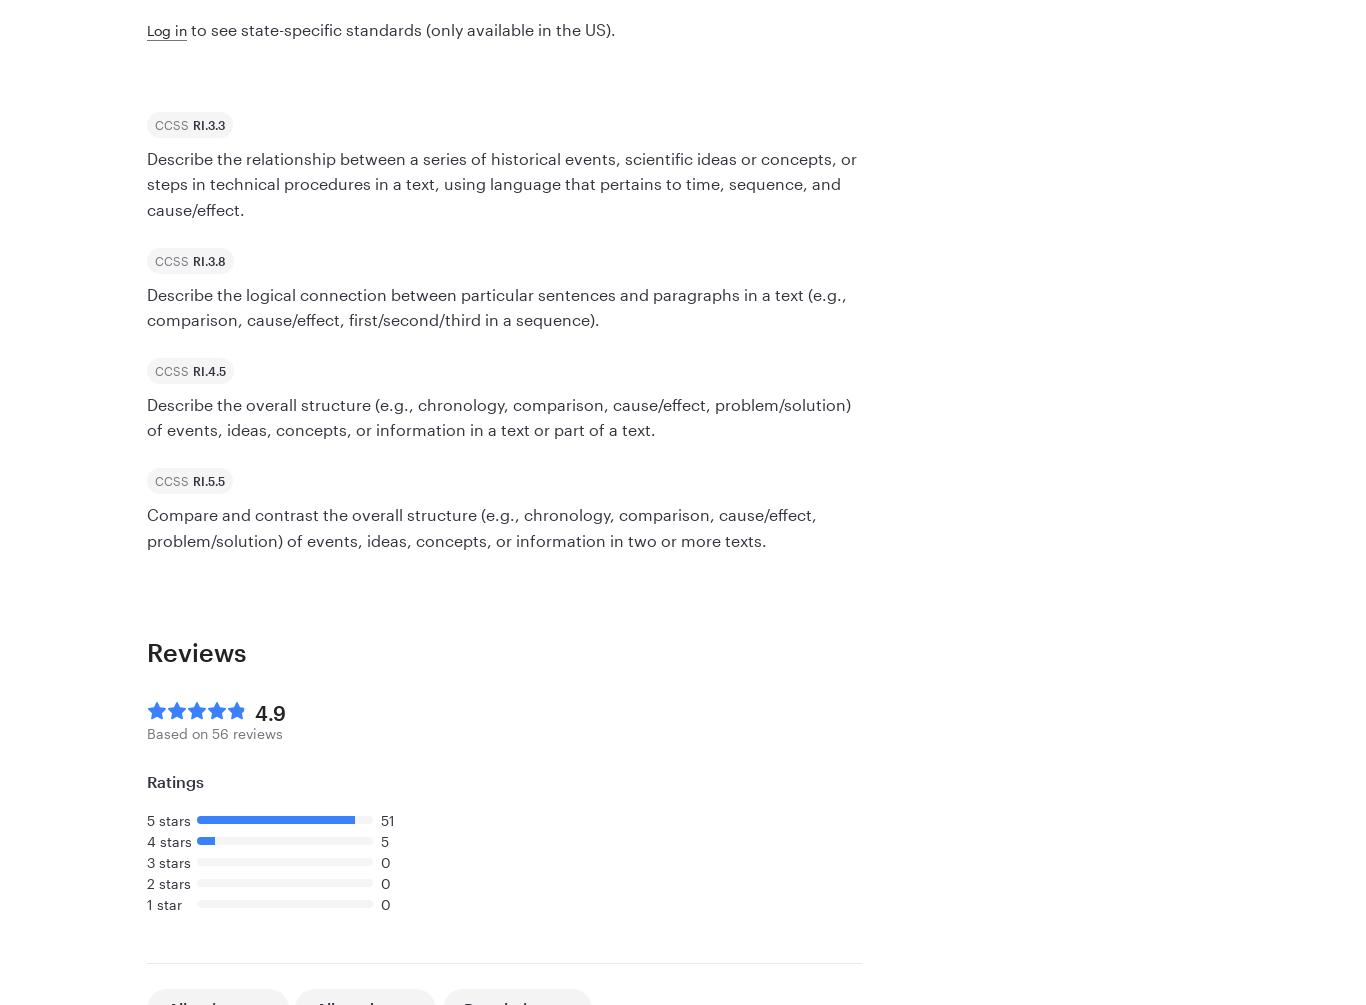 The height and width of the screenshot is (1005, 1366). Describe the element at coordinates (145, 526) in the screenshot. I see `'Compare and contrast the overall structure (e.g., chronology, comparison, cause/effect, problem/solution) of events, ideas, concepts, or information in two or more texts.'` at that location.